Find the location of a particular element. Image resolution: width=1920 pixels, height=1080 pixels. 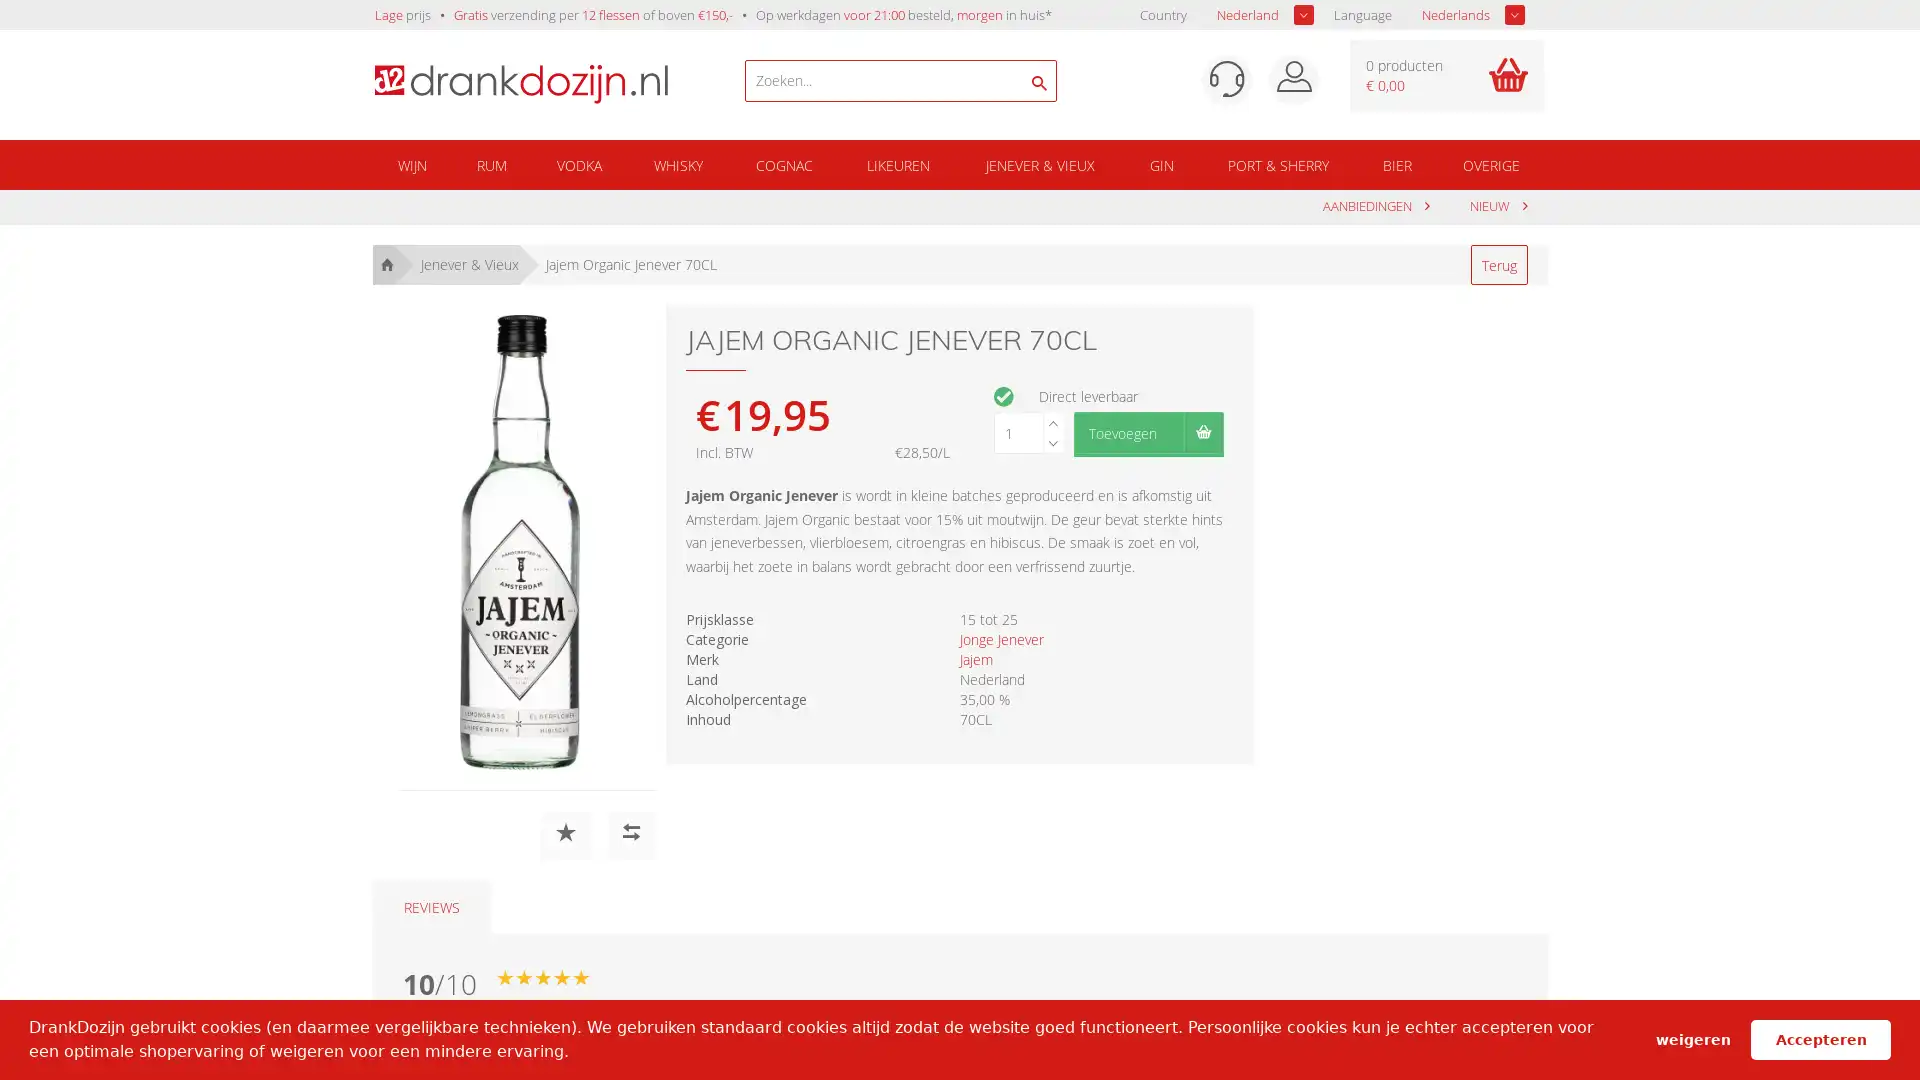

allow cookies is located at coordinates (1820, 1038).